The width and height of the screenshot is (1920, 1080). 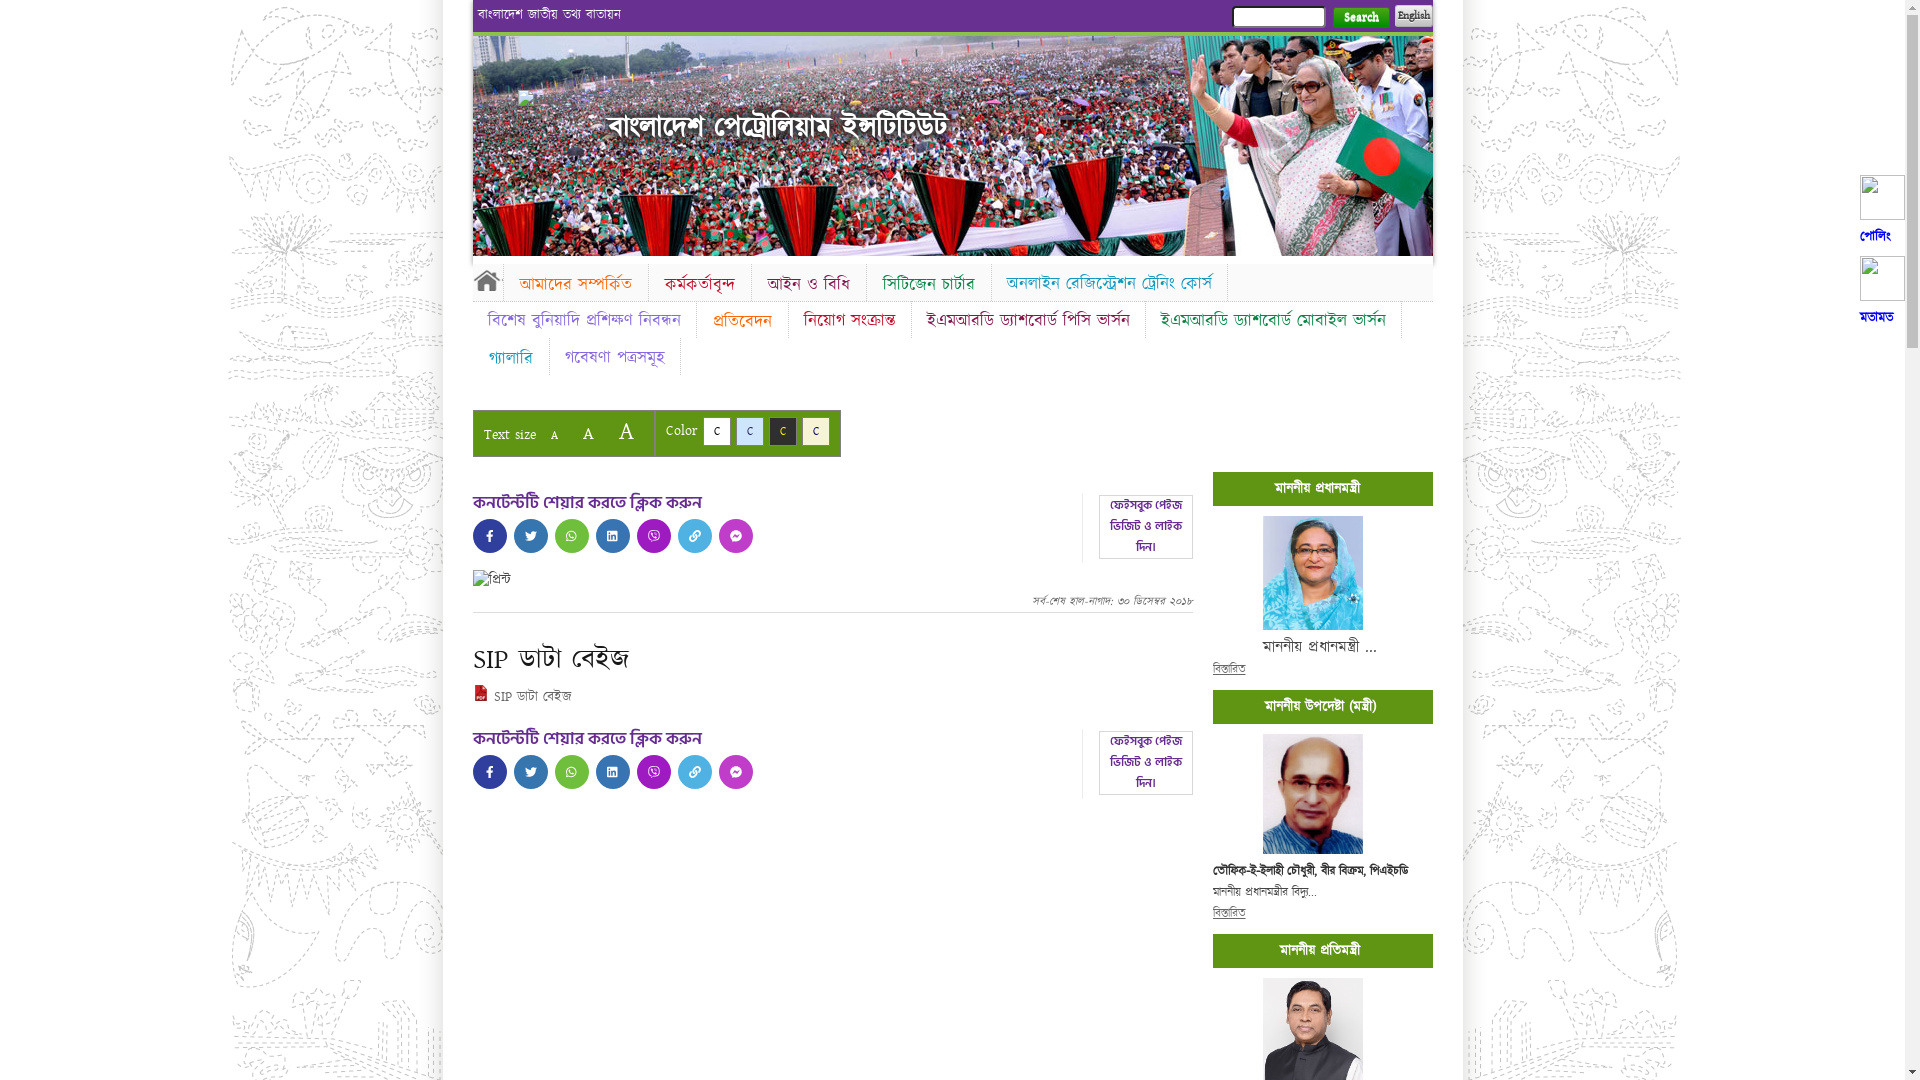 I want to click on 'C', so click(x=801, y=430).